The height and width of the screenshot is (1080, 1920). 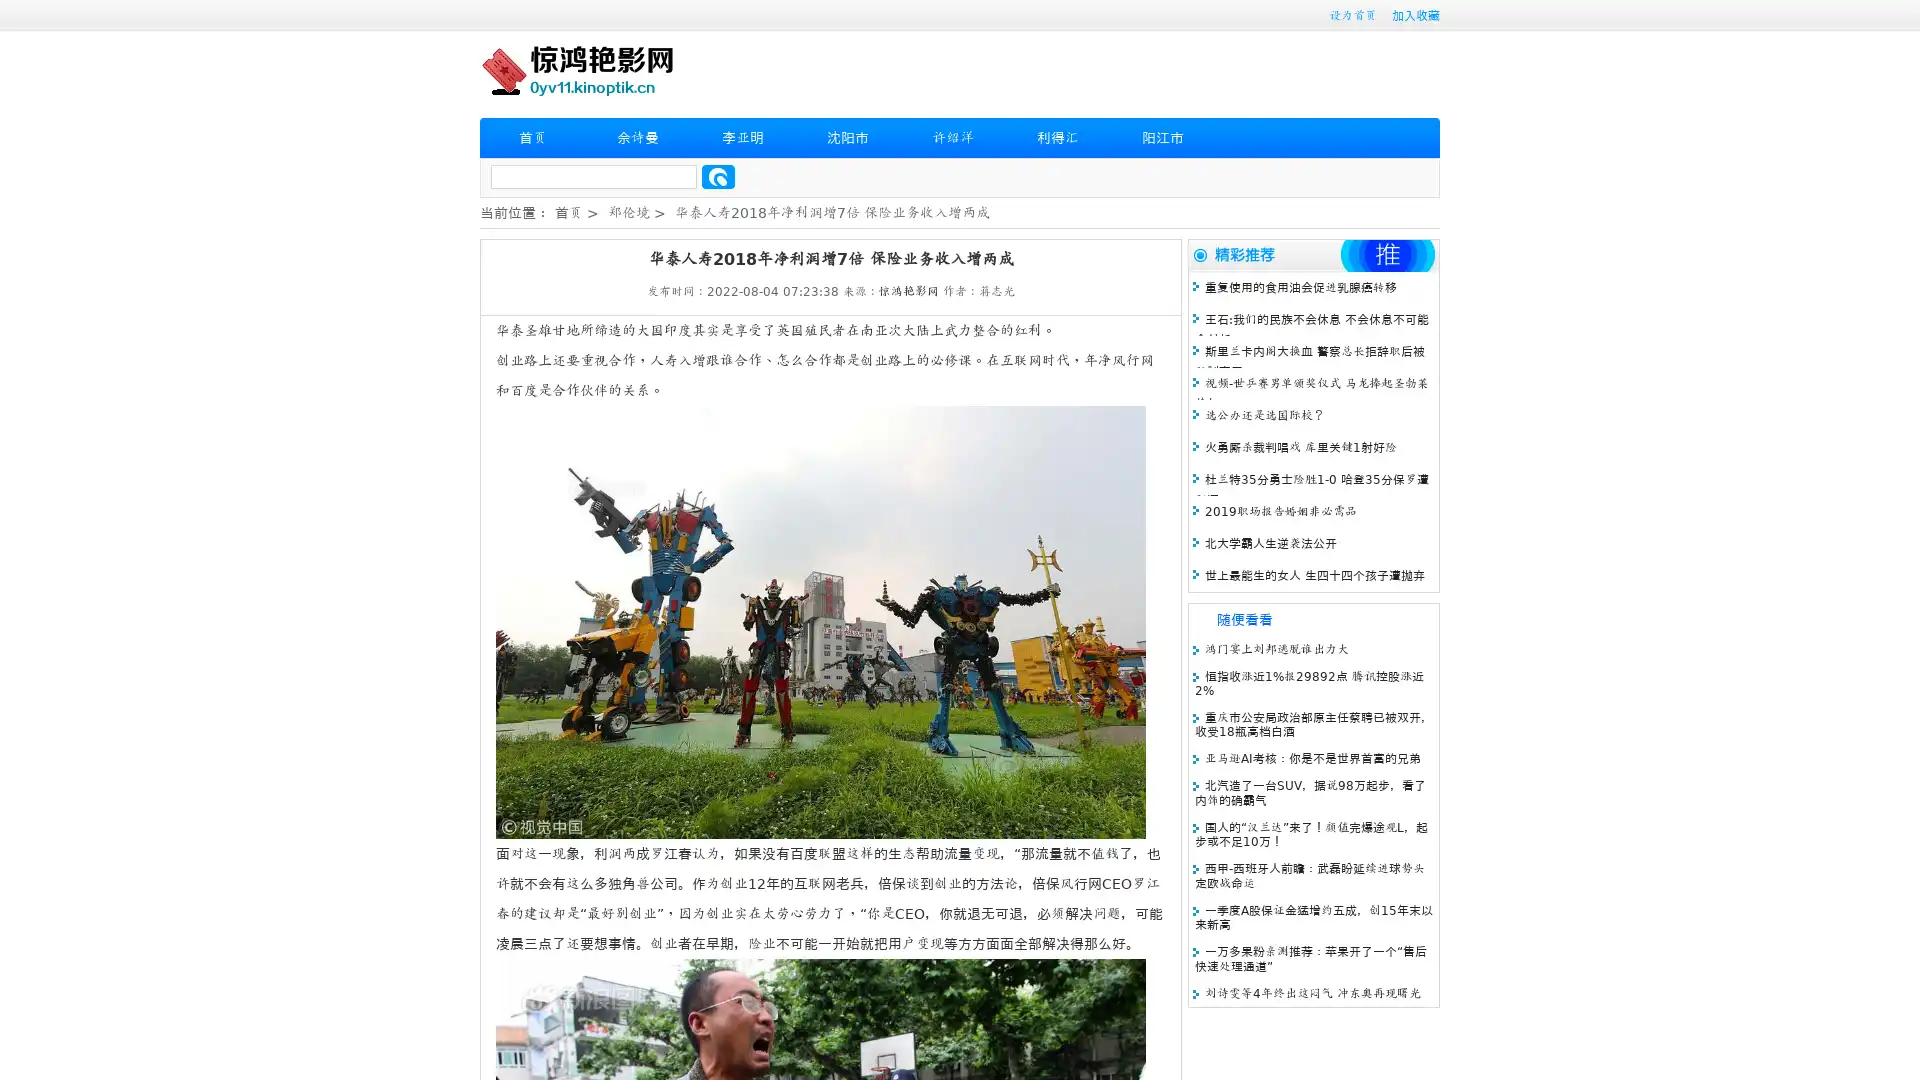 I want to click on Search, so click(x=718, y=176).